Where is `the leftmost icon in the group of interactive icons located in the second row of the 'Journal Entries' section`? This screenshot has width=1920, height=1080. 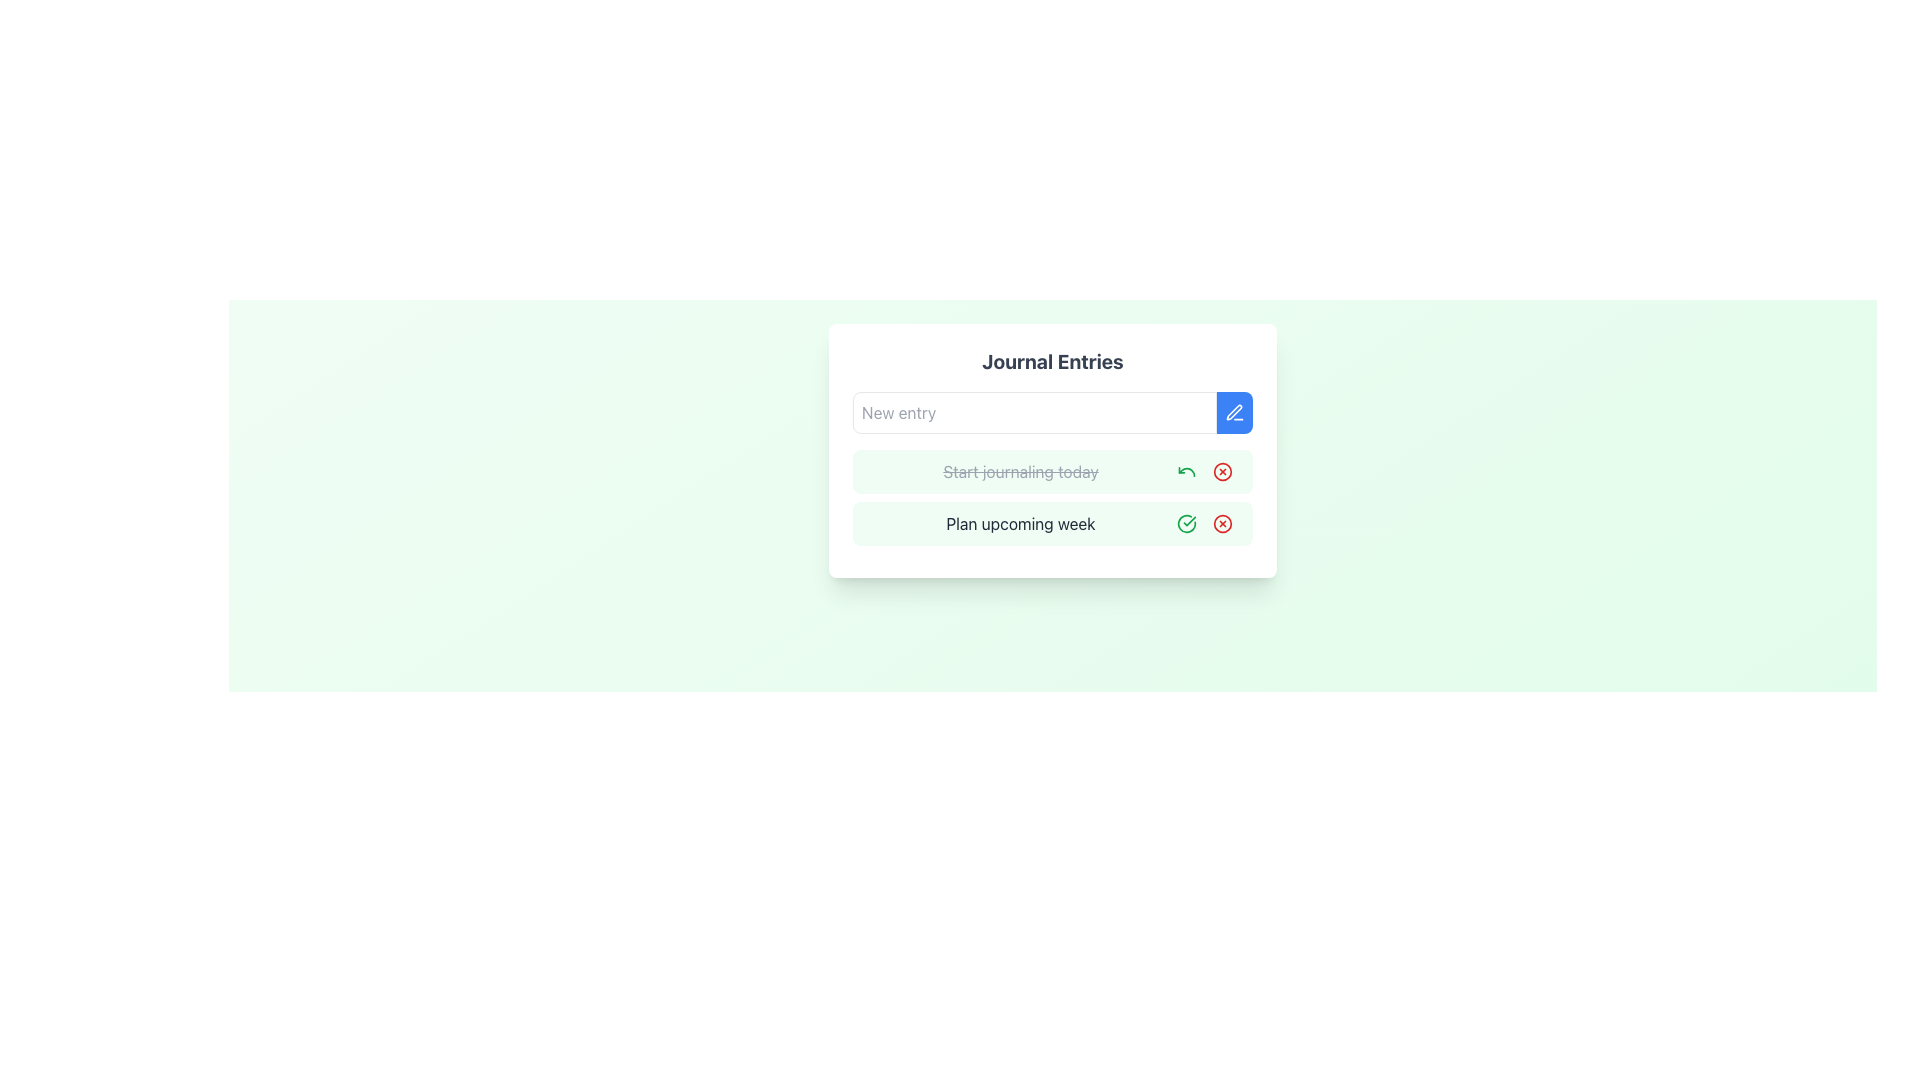
the leftmost icon in the group of interactive icons located in the second row of the 'Journal Entries' section is located at coordinates (1186, 523).